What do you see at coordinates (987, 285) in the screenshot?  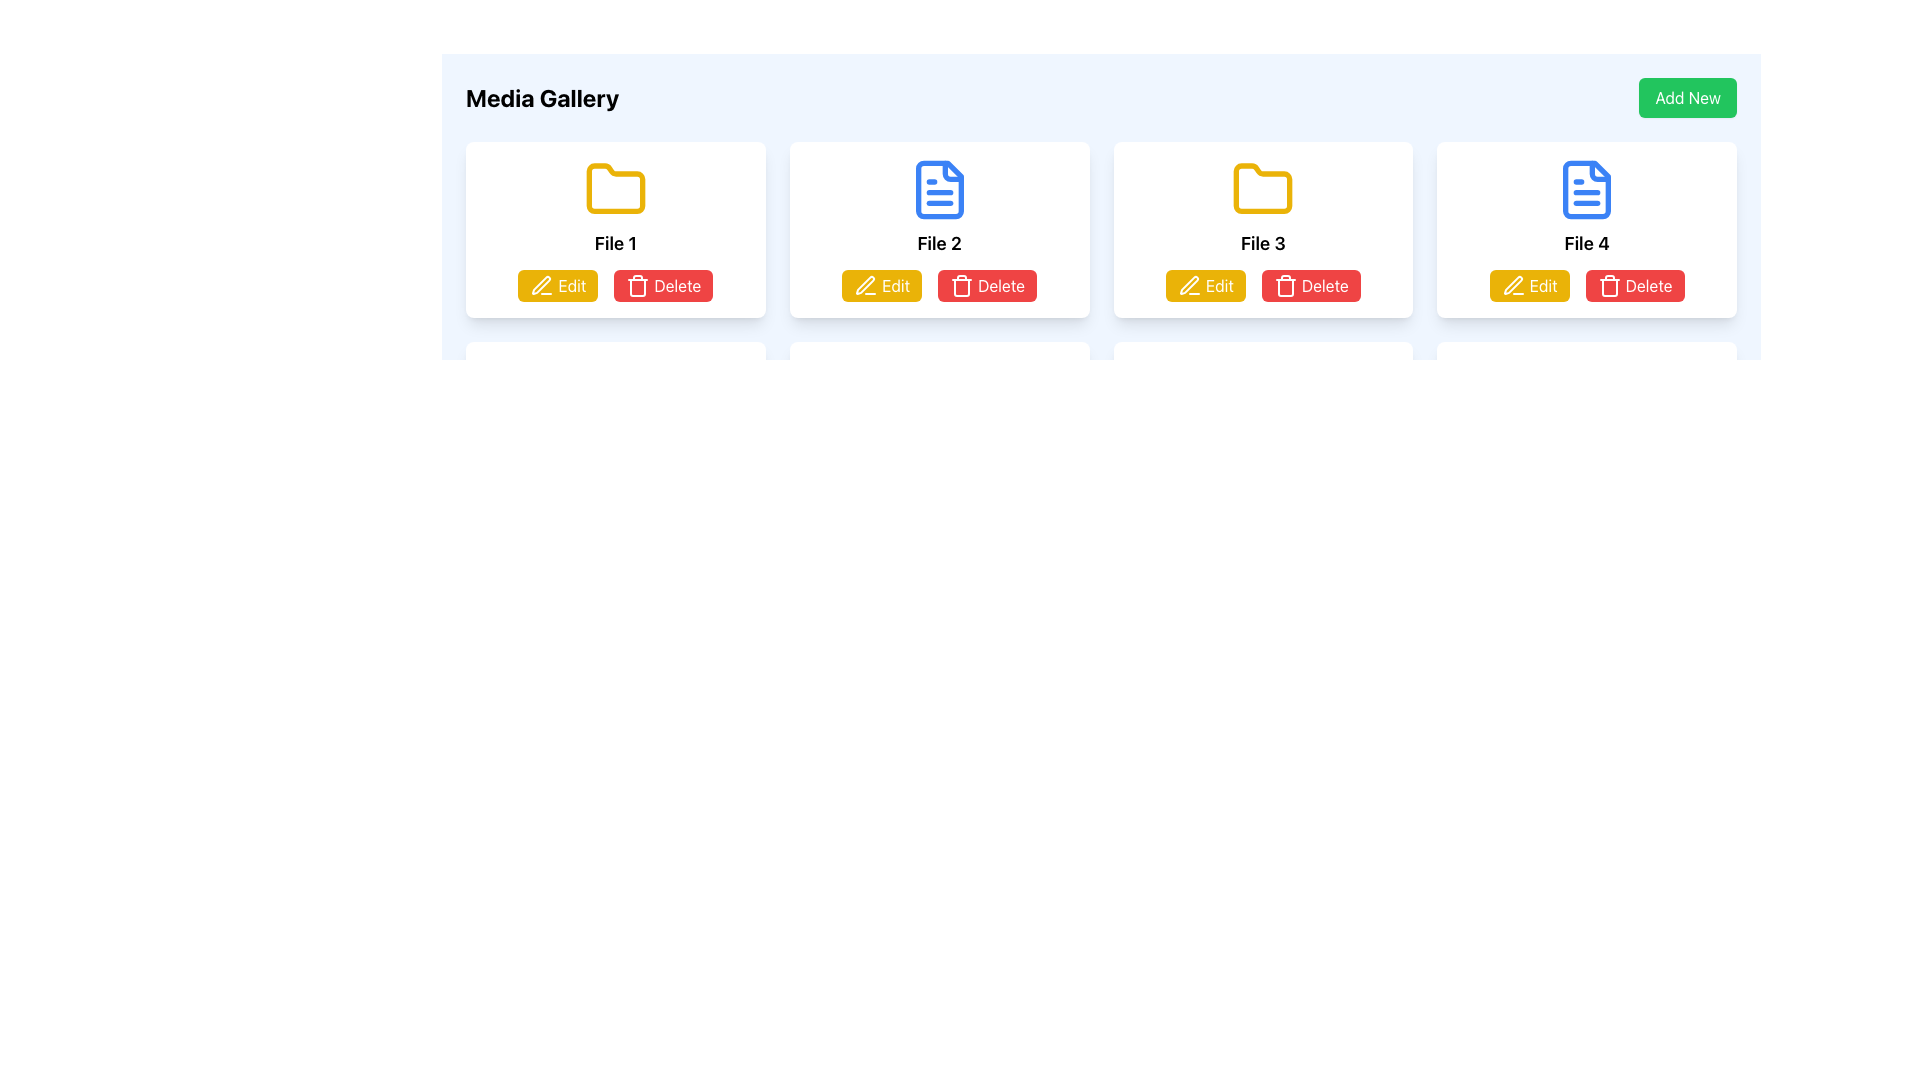 I see `the delete button located below the card labeled 'File 2', which is the second action button in the row following a yellow 'Edit' button` at bounding box center [987, 285].